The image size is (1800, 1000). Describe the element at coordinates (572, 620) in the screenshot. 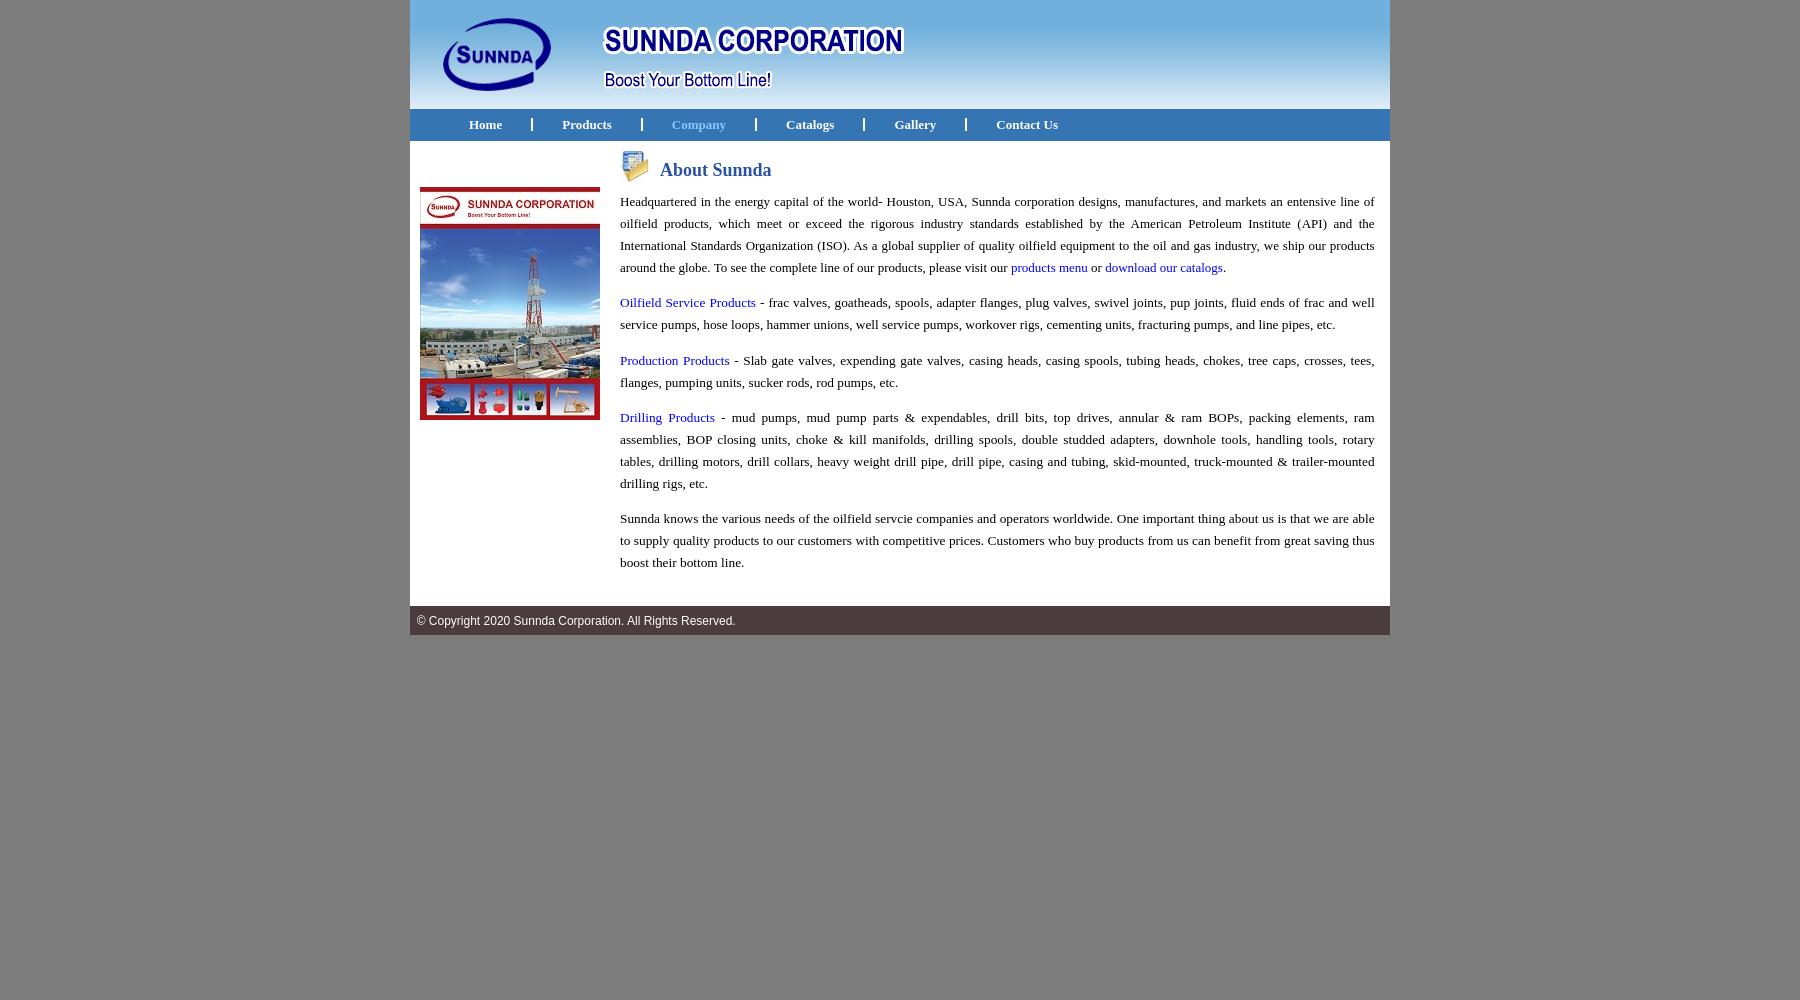

I see `'© Copyright 2020 Sunnda Corporation. All Rights Reserved.'` at that location.